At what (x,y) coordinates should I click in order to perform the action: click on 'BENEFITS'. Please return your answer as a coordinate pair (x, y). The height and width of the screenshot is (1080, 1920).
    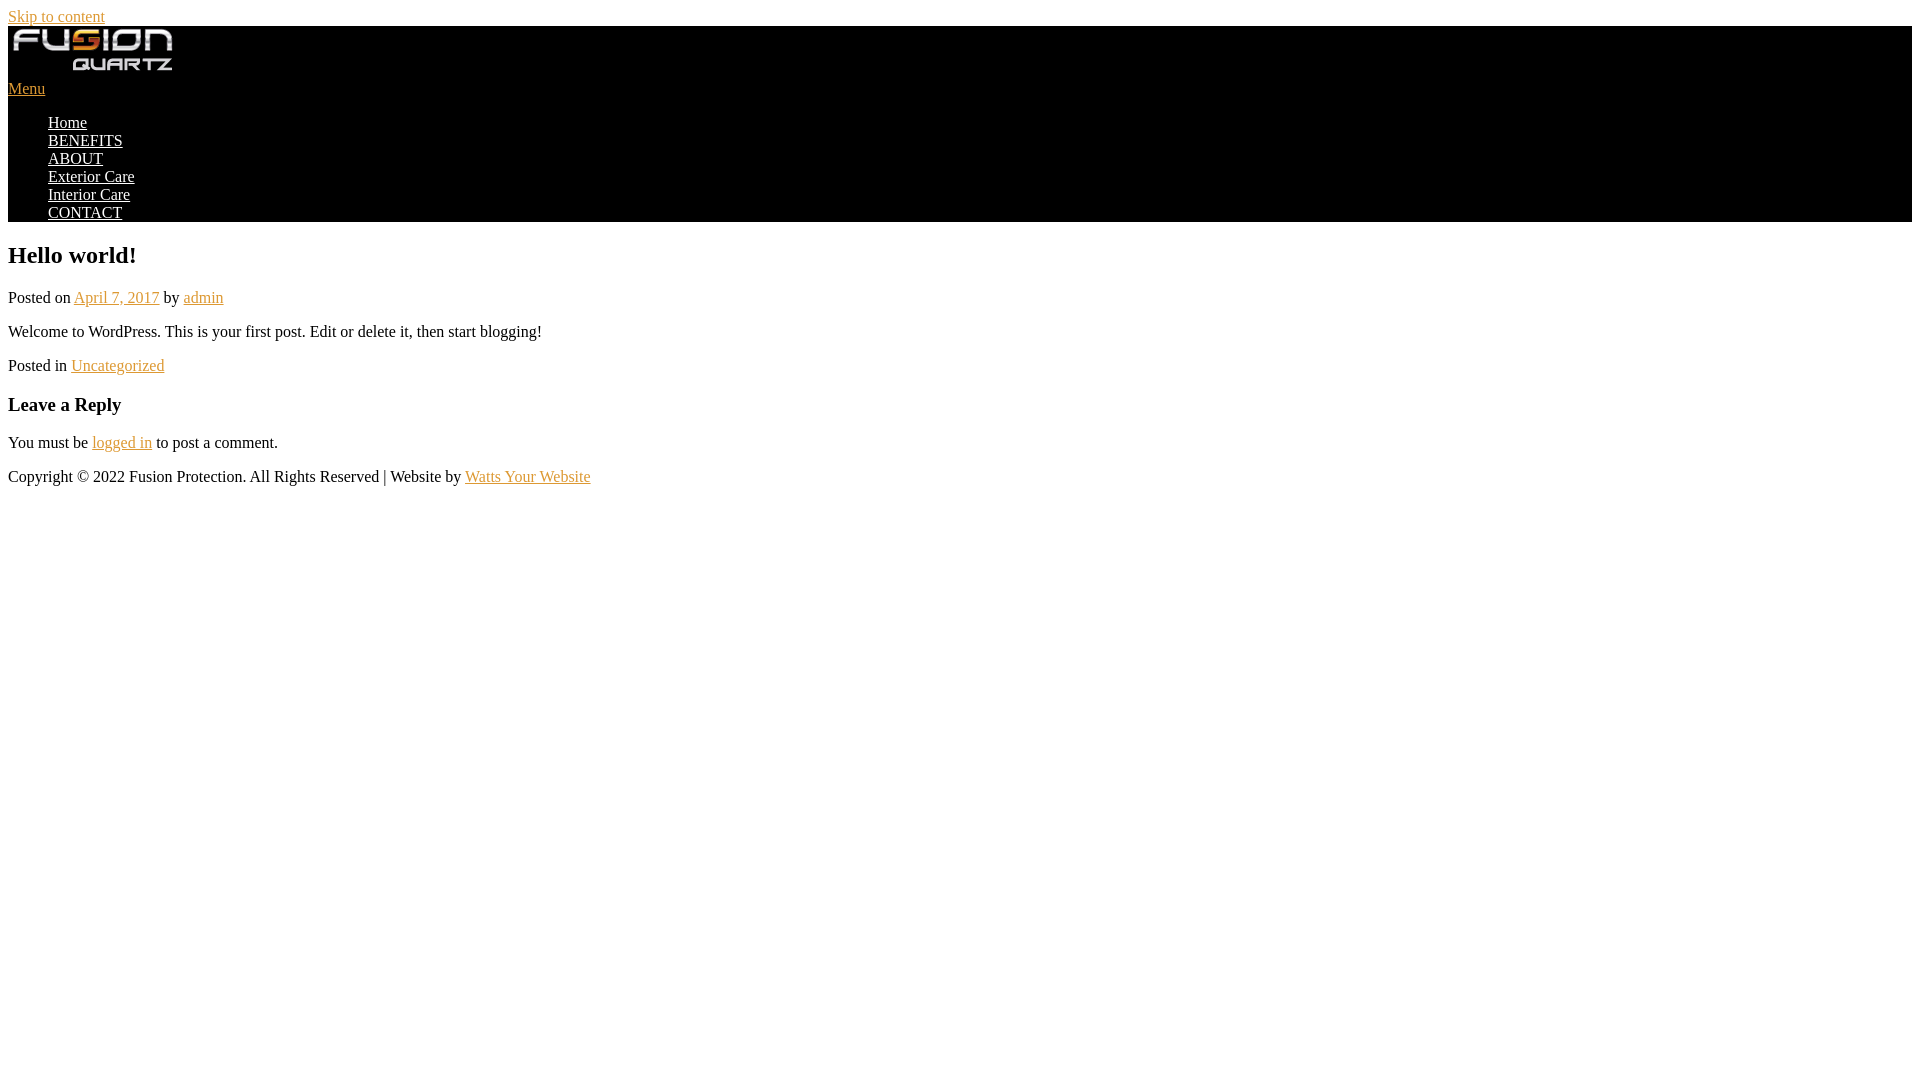
    Looking at the image, I should click on (84, 139).